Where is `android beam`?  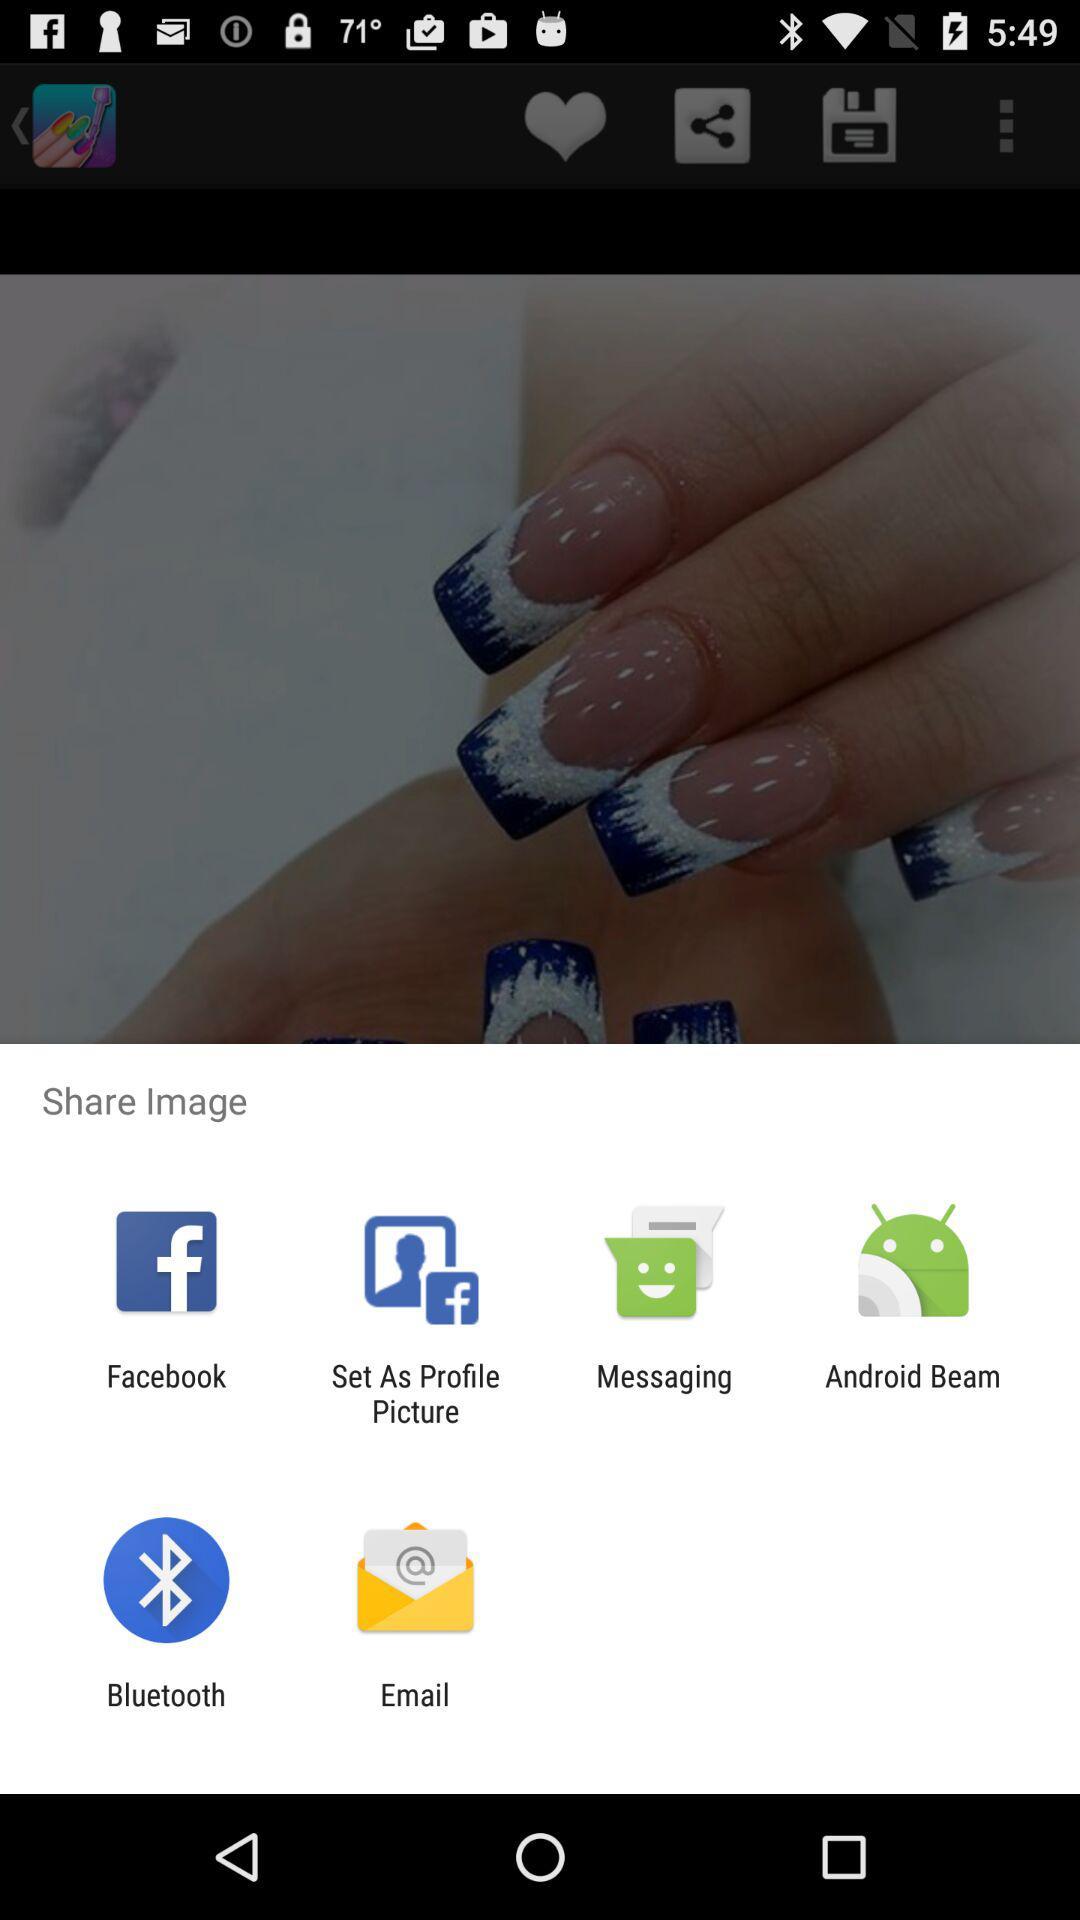 android beam is located at coordinates (913, 1392).